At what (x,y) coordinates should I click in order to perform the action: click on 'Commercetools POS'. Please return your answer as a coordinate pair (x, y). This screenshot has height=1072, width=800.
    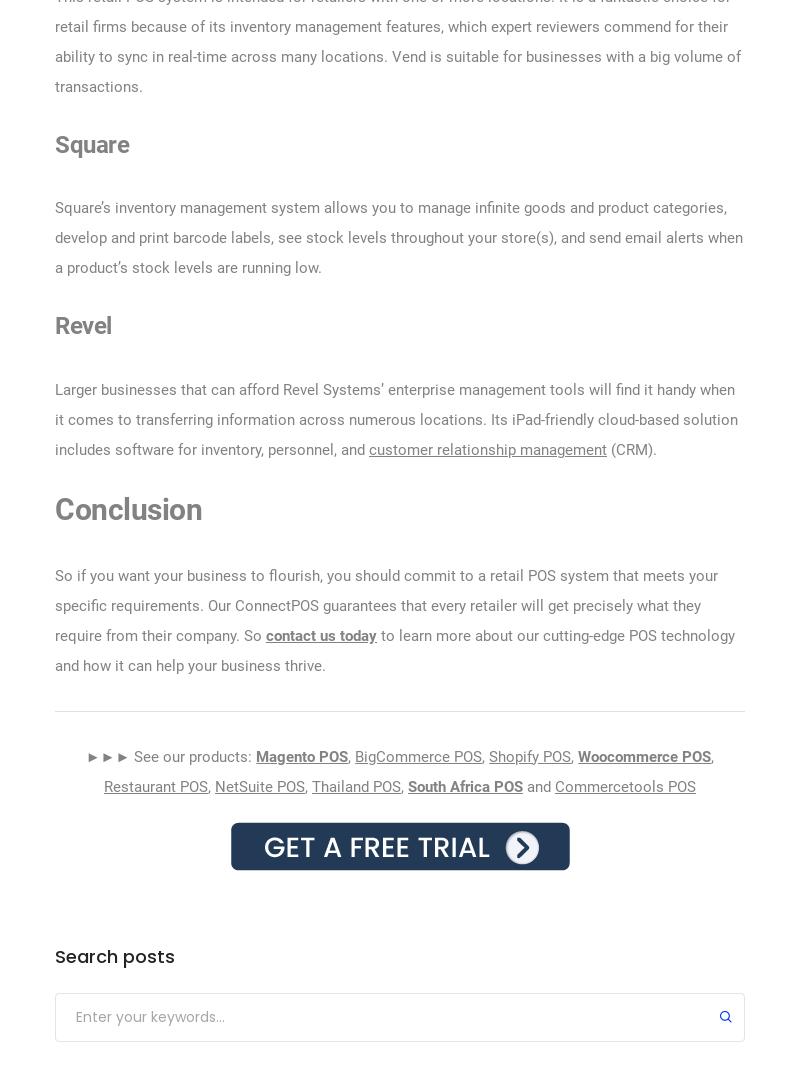
    Looking at the image, I should click on (625, 785).